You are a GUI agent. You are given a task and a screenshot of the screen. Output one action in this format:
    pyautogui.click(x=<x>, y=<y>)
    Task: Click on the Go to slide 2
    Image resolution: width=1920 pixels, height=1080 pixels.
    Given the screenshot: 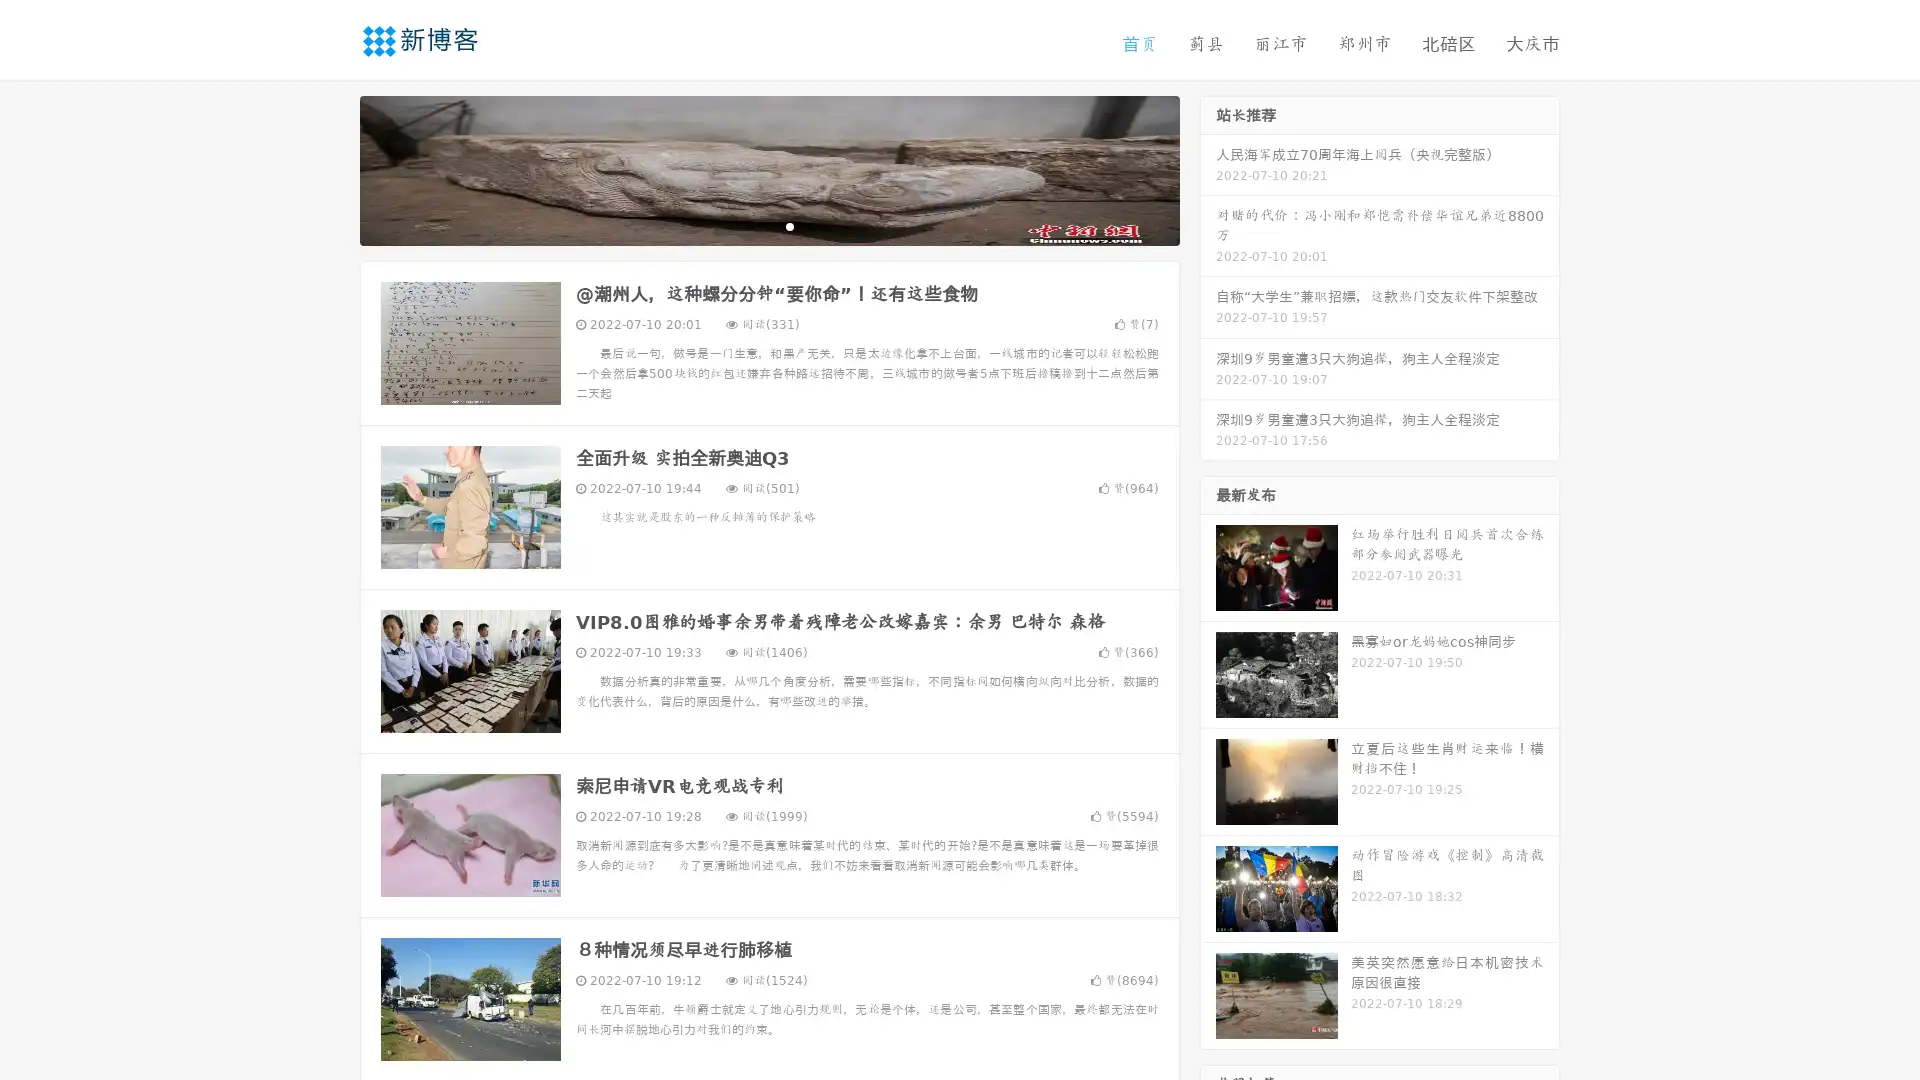 What is the action you would take?
    pyautogui.click(x=768, y=225)
    